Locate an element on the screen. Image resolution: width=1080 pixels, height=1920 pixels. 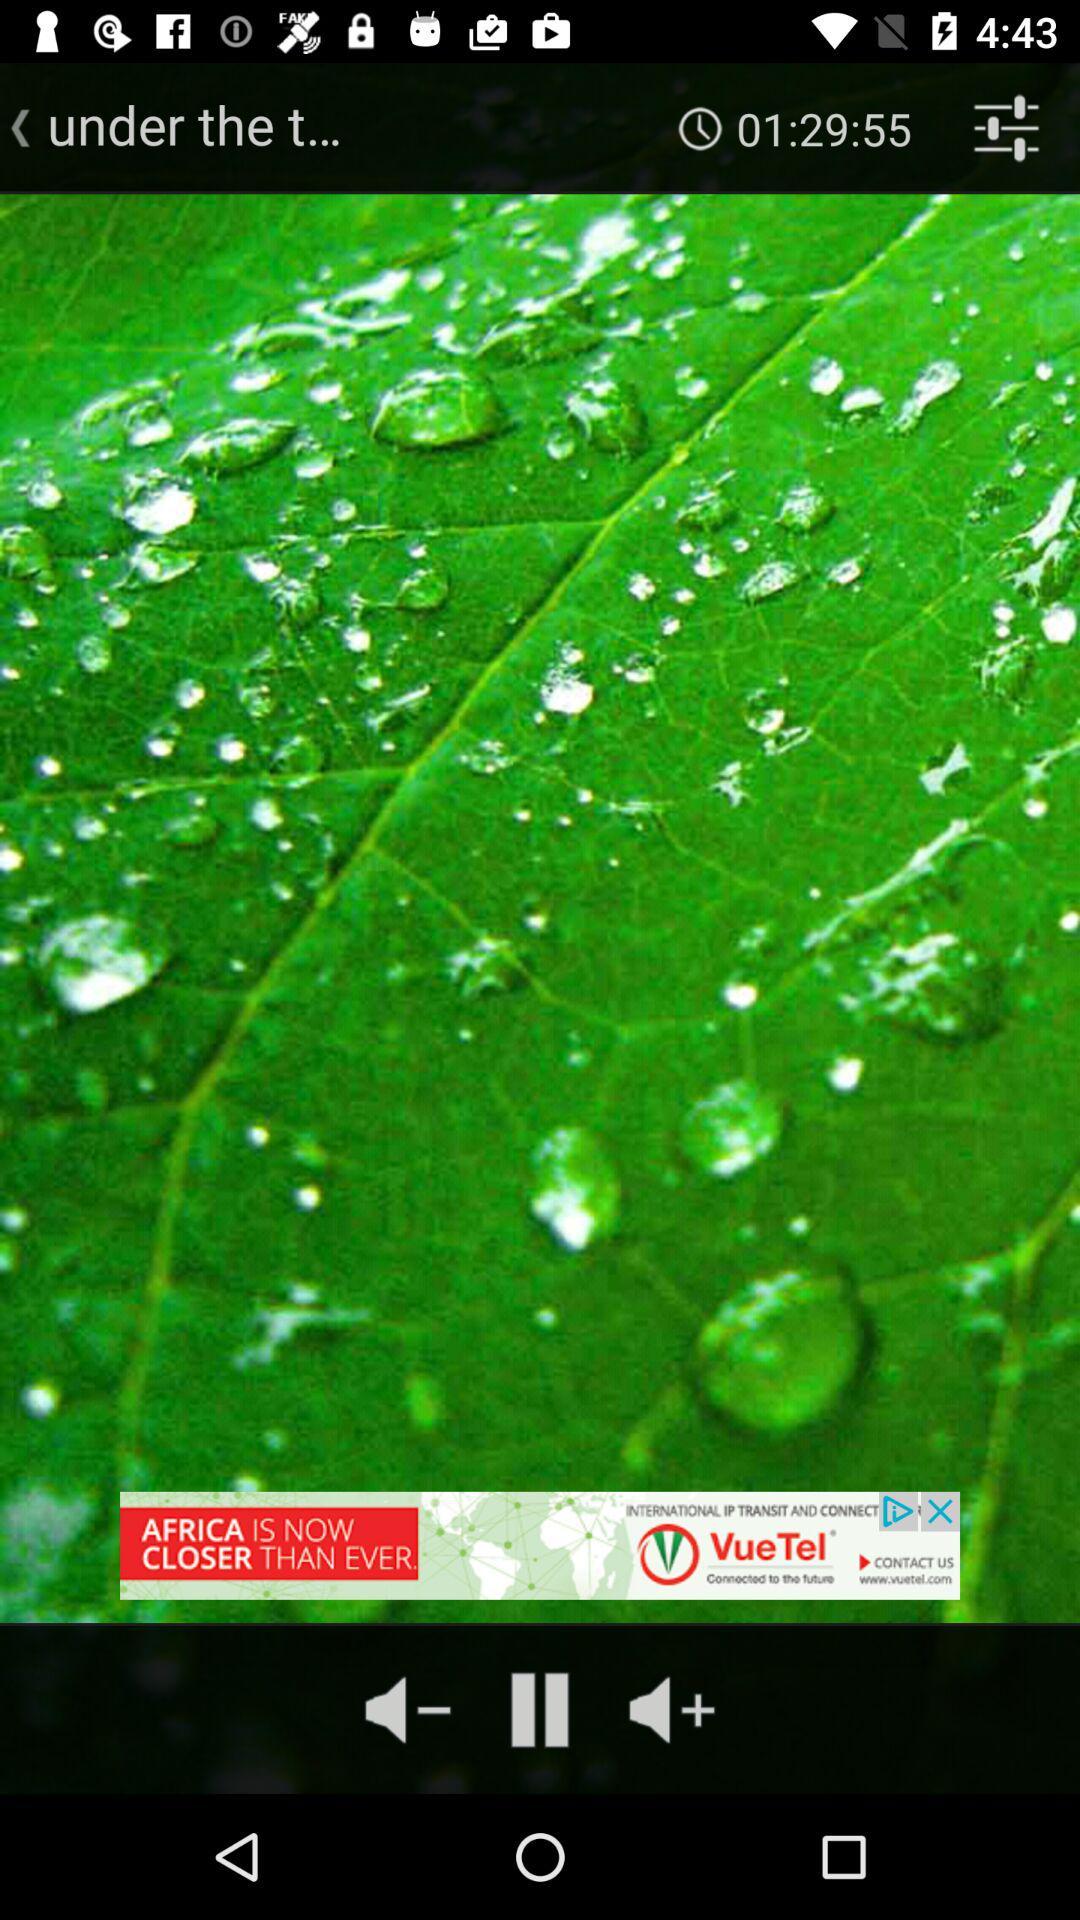
the sliders icon is located at coordinates (1006, 127).